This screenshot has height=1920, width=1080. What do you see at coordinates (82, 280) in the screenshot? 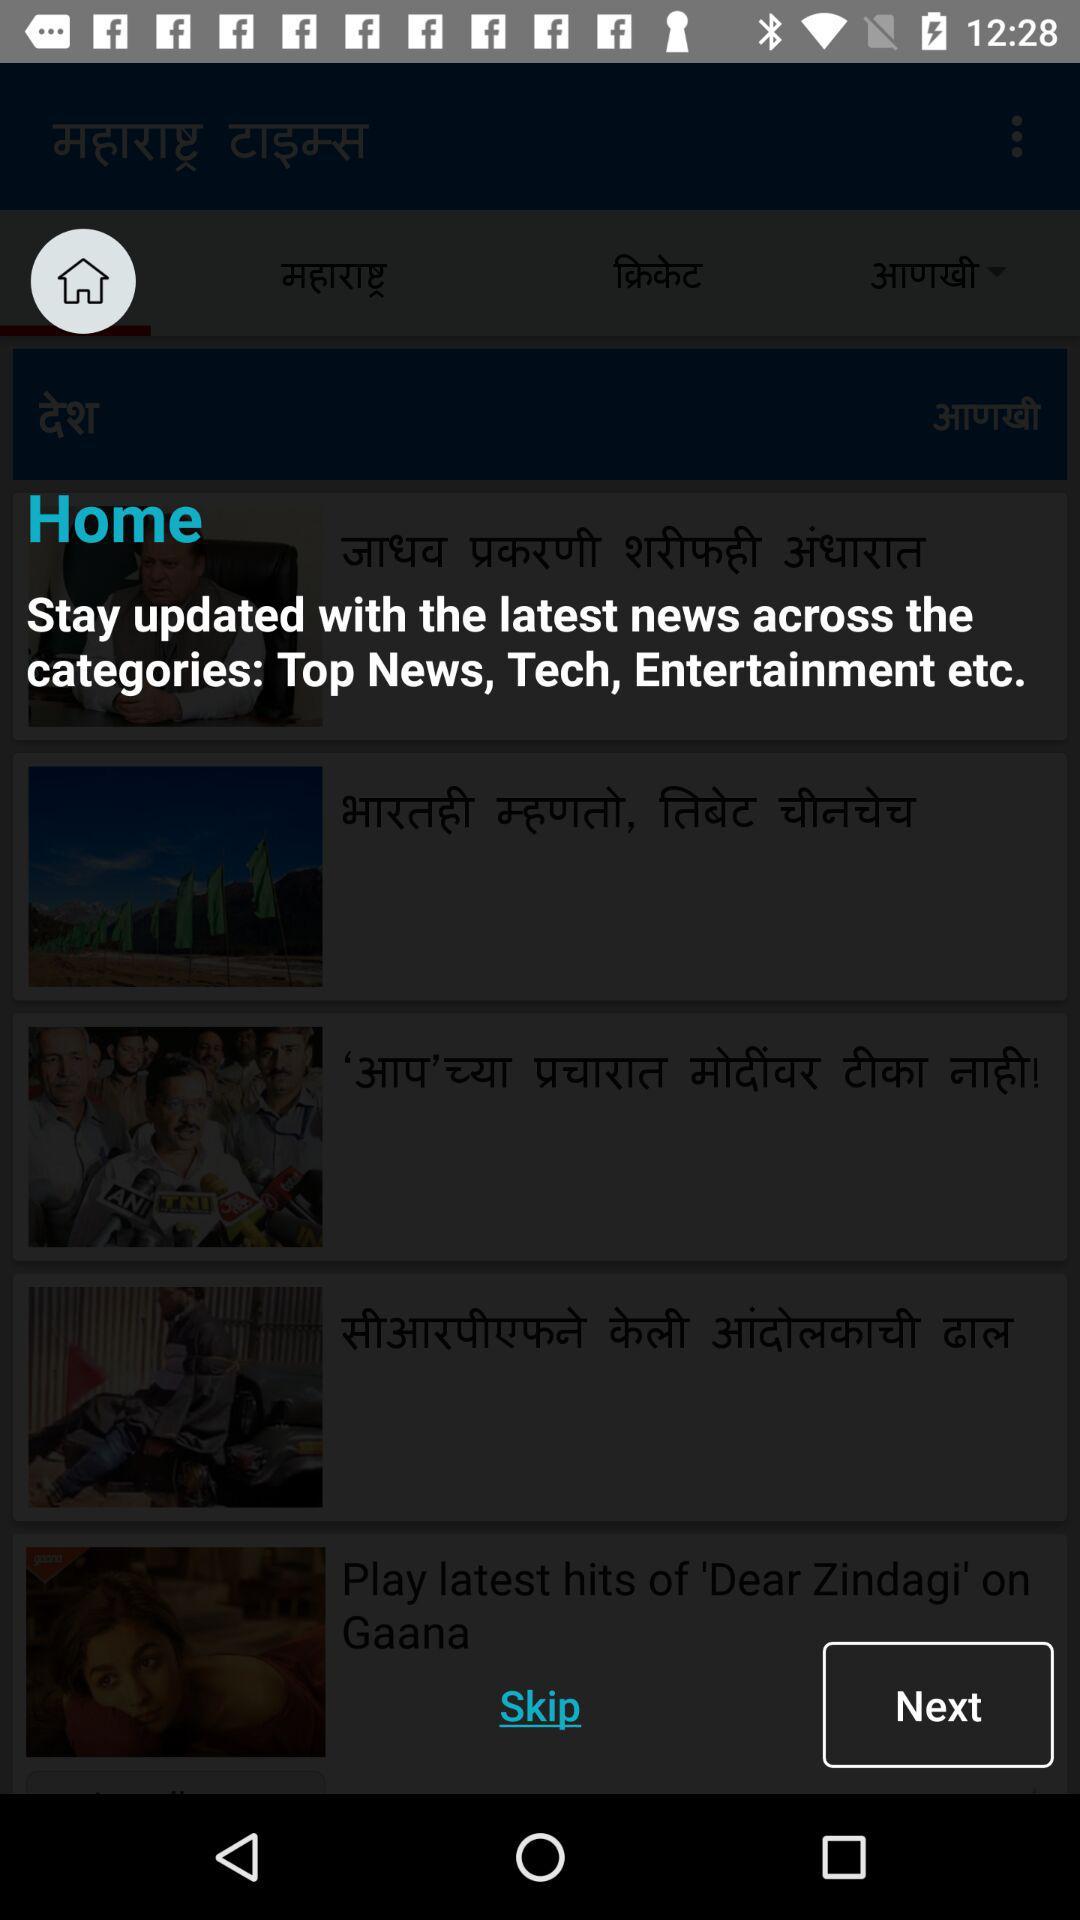
I see `going to home` at bounding box center [82, 280].